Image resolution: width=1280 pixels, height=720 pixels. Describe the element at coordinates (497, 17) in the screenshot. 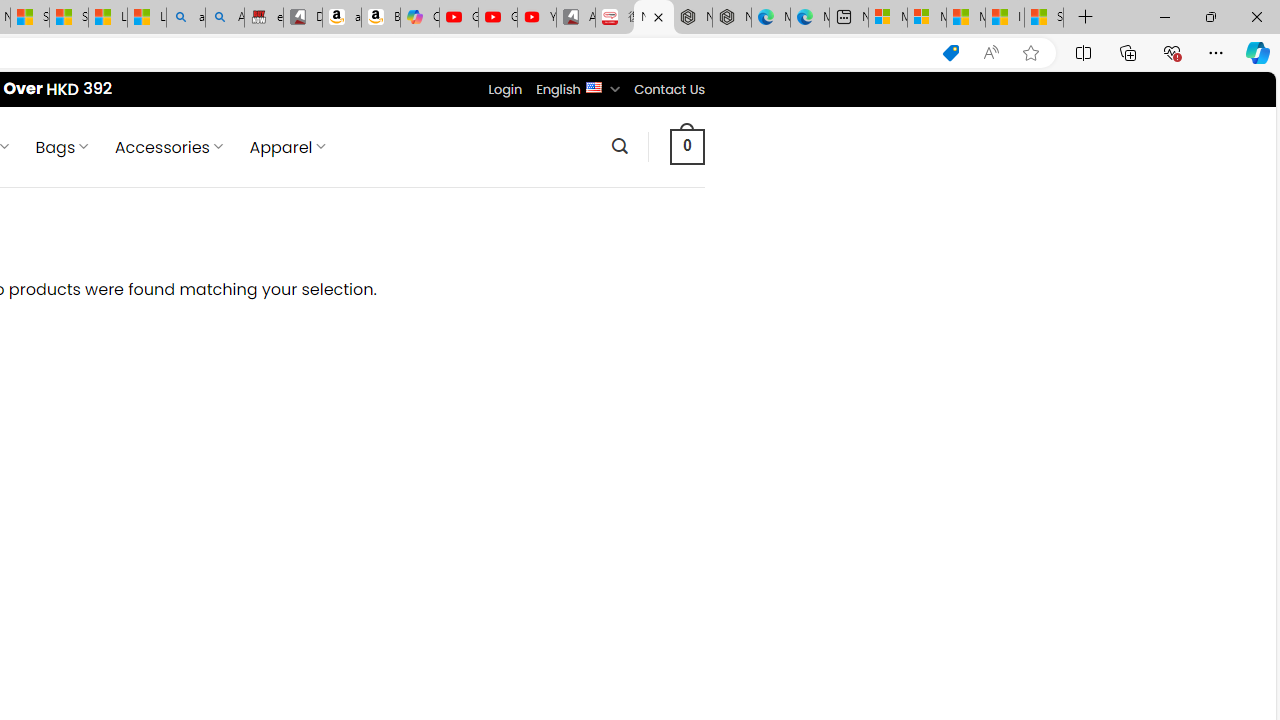

I see `'Gloom - YouTube'` at that location.